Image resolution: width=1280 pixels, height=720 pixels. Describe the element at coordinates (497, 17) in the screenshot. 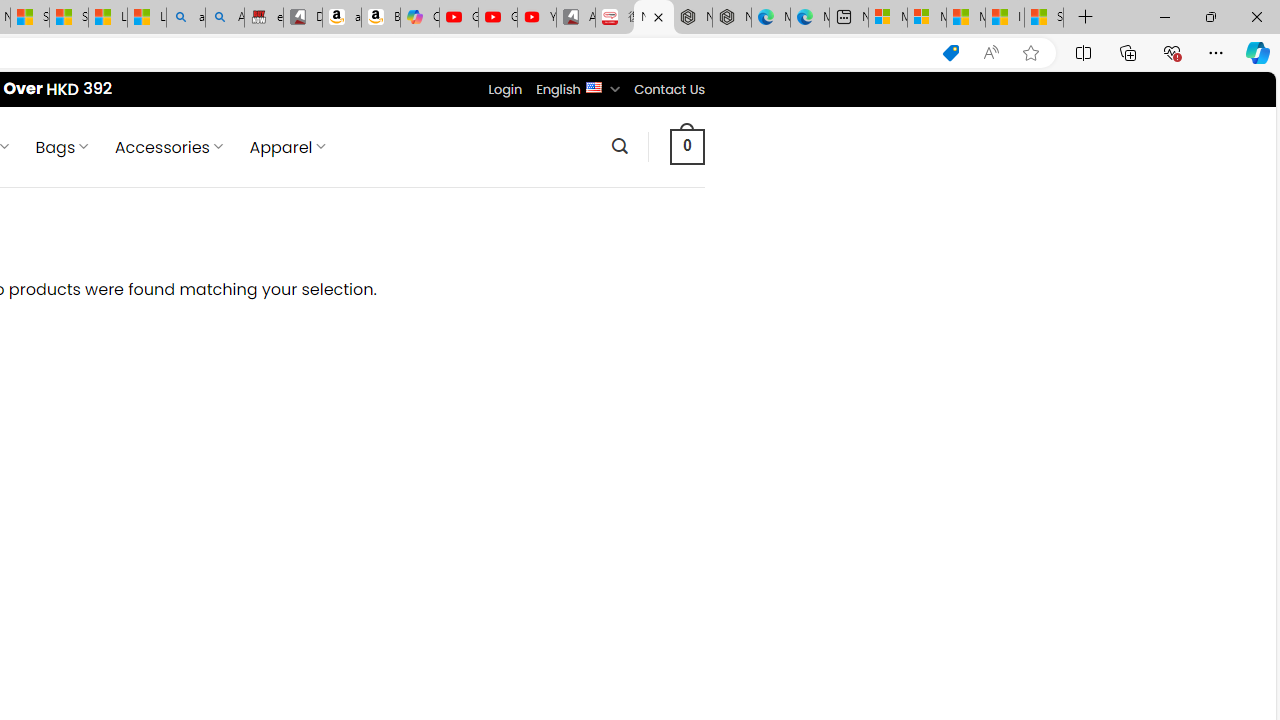

I see `'Gloom - YouTube'` at that location.